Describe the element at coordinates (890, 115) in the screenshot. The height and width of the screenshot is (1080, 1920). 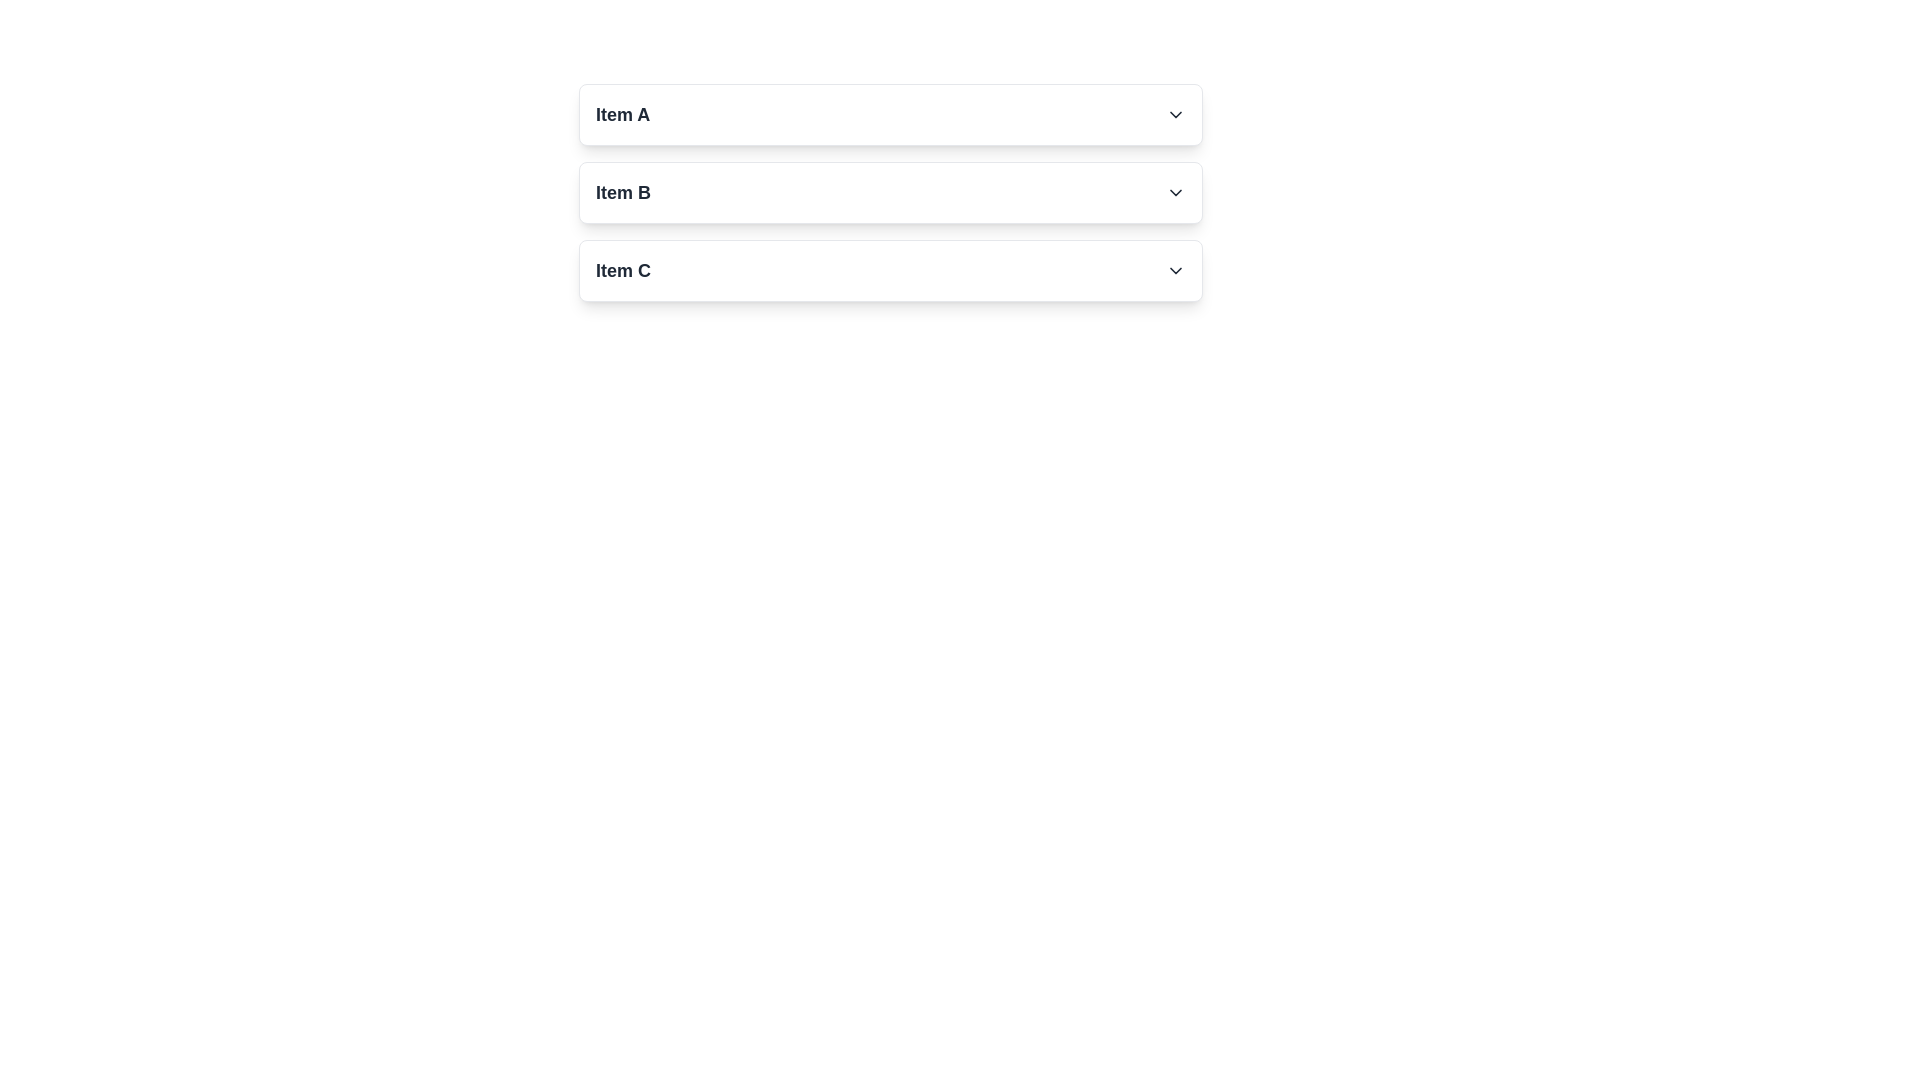
I see `the 'Item A' button` at that location.